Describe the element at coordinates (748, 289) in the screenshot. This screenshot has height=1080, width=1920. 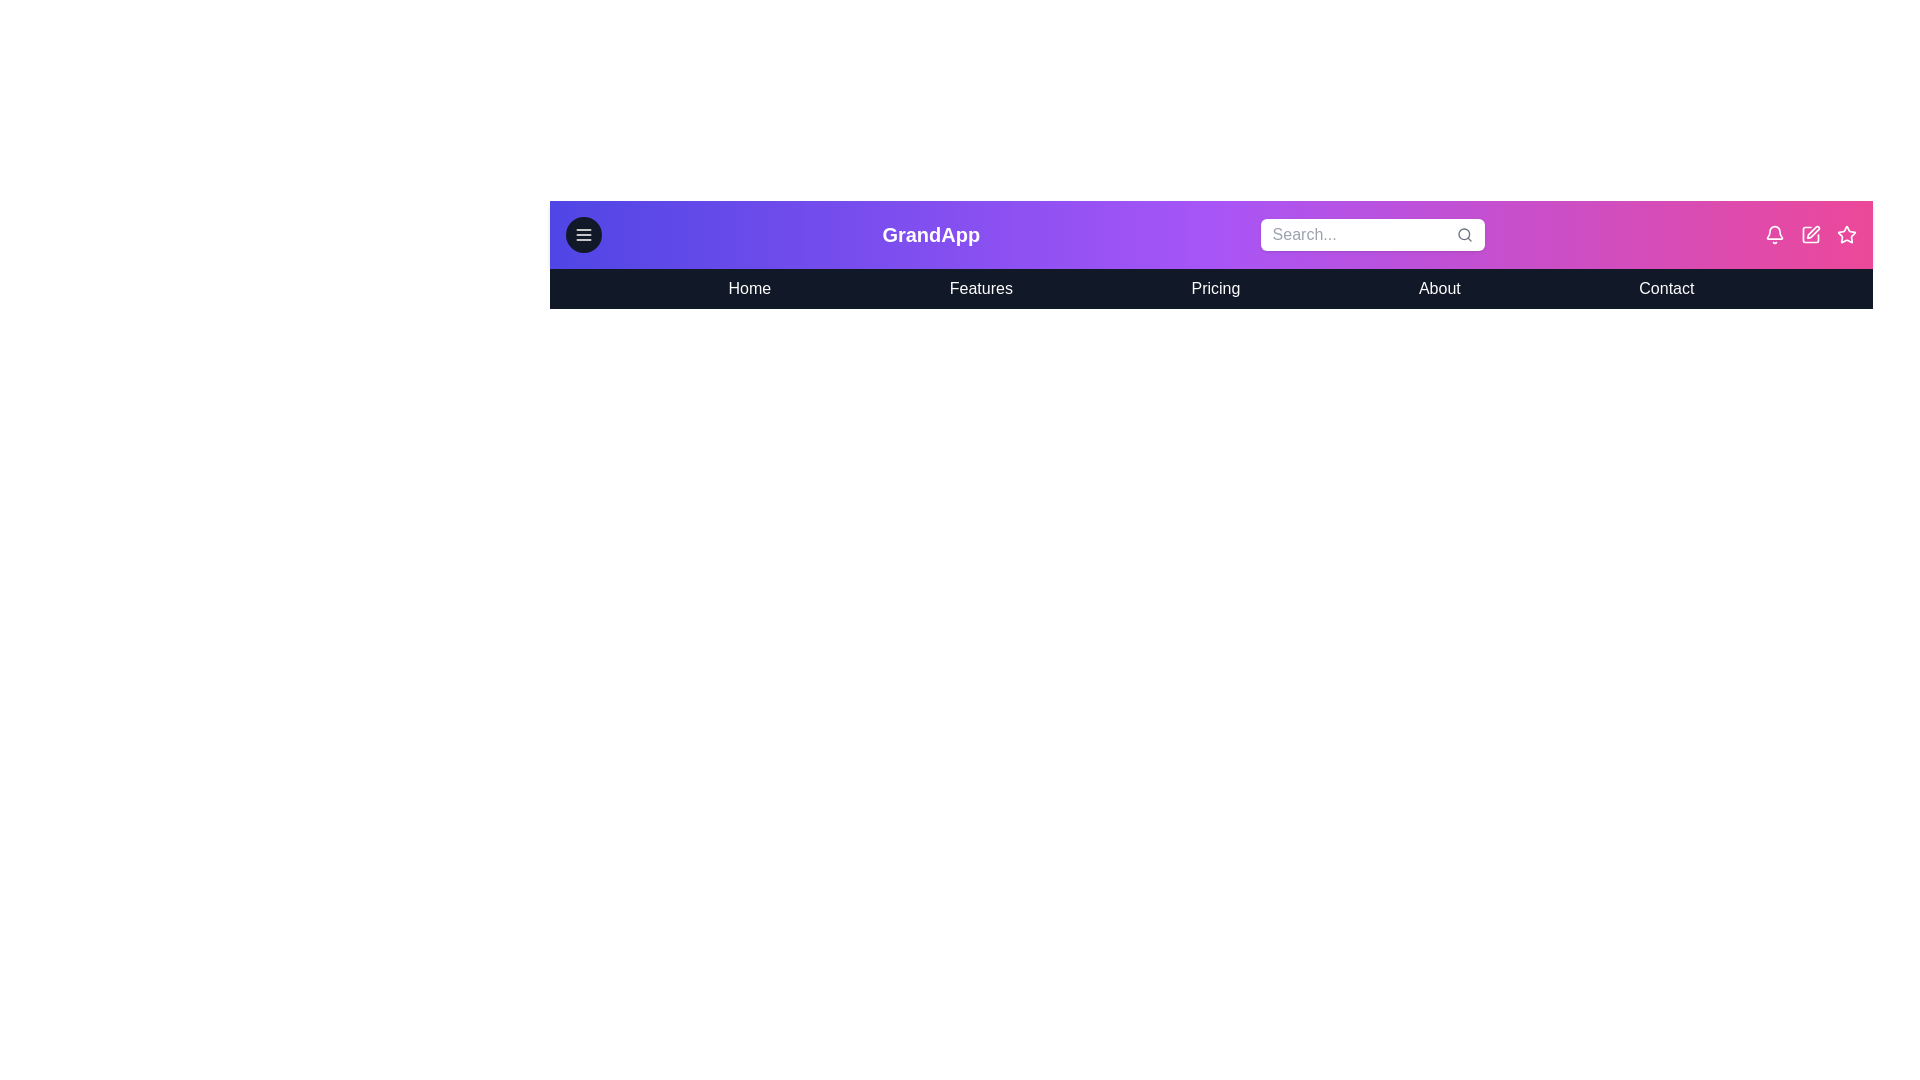
I see `the navigation menu item labeled Home` at that location.